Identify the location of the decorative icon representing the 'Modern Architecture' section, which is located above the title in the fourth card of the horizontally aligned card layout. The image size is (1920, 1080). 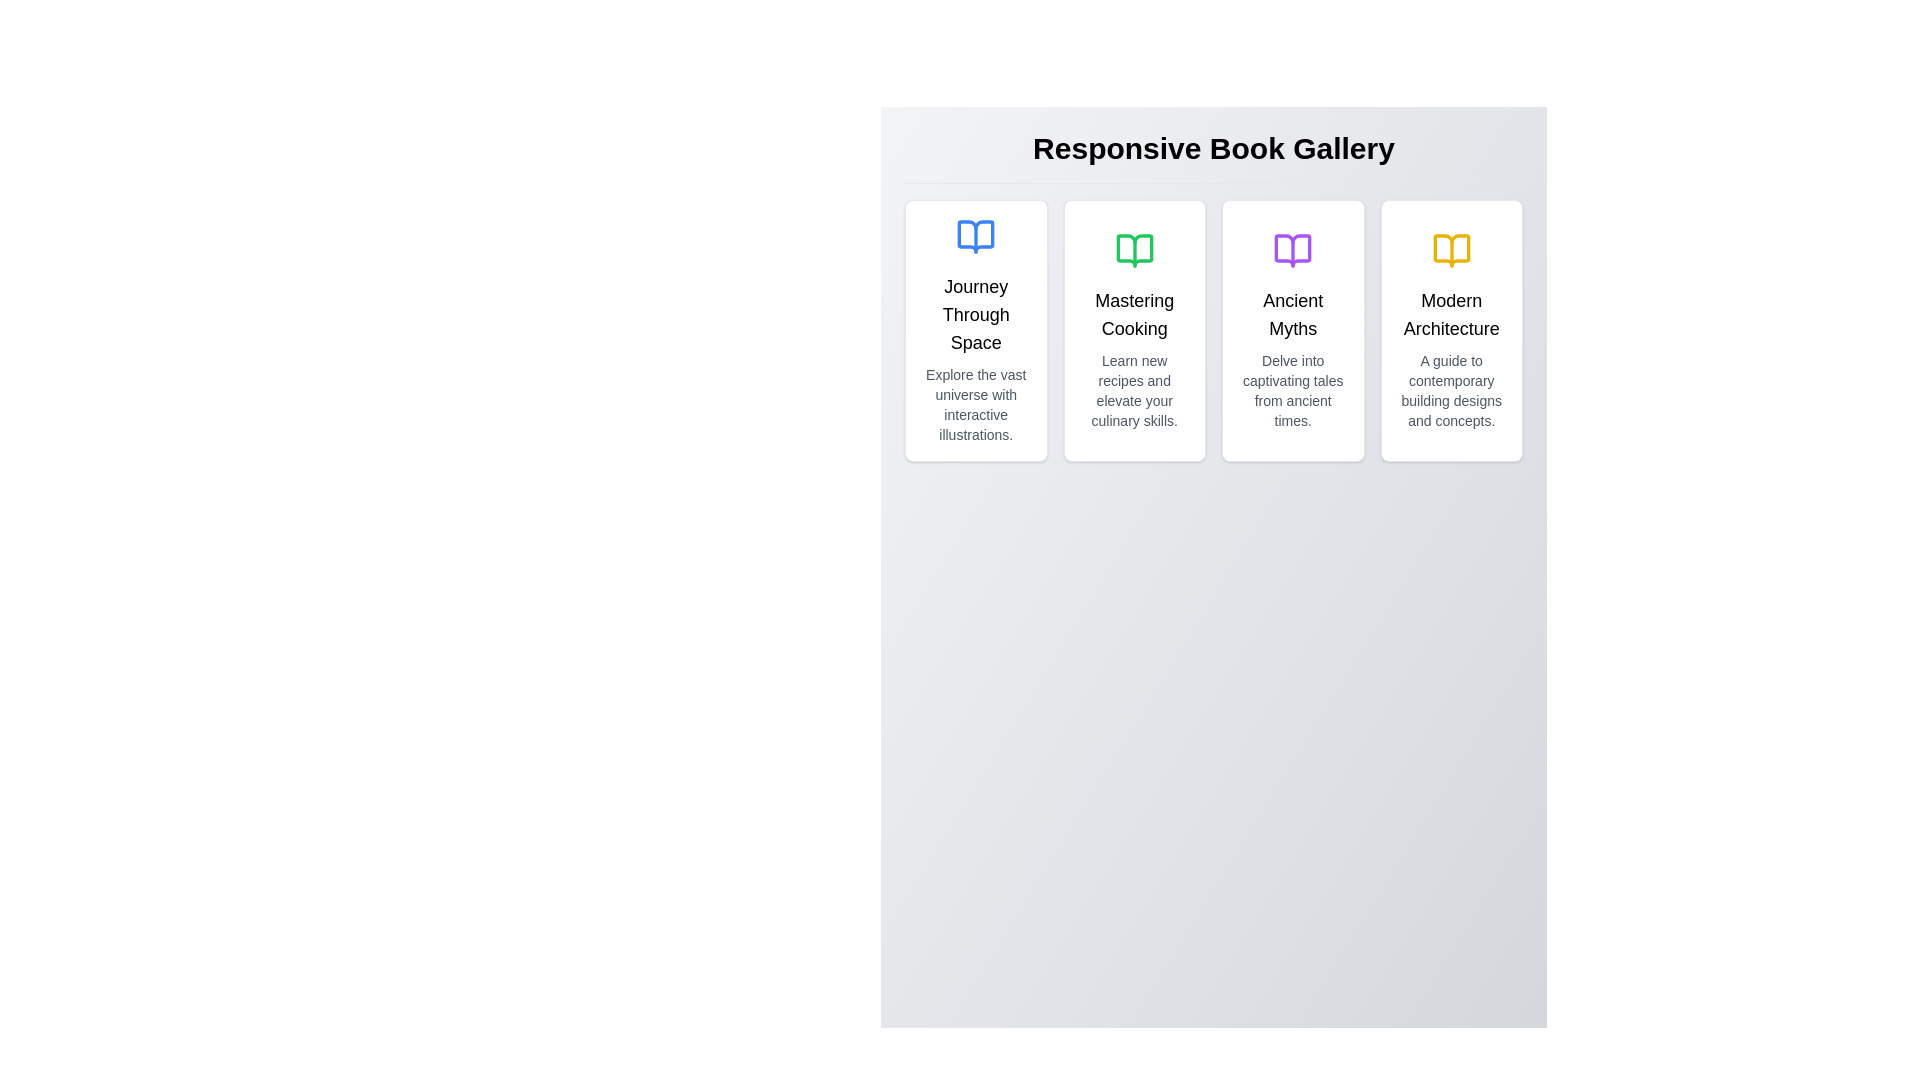
(1451, 249).